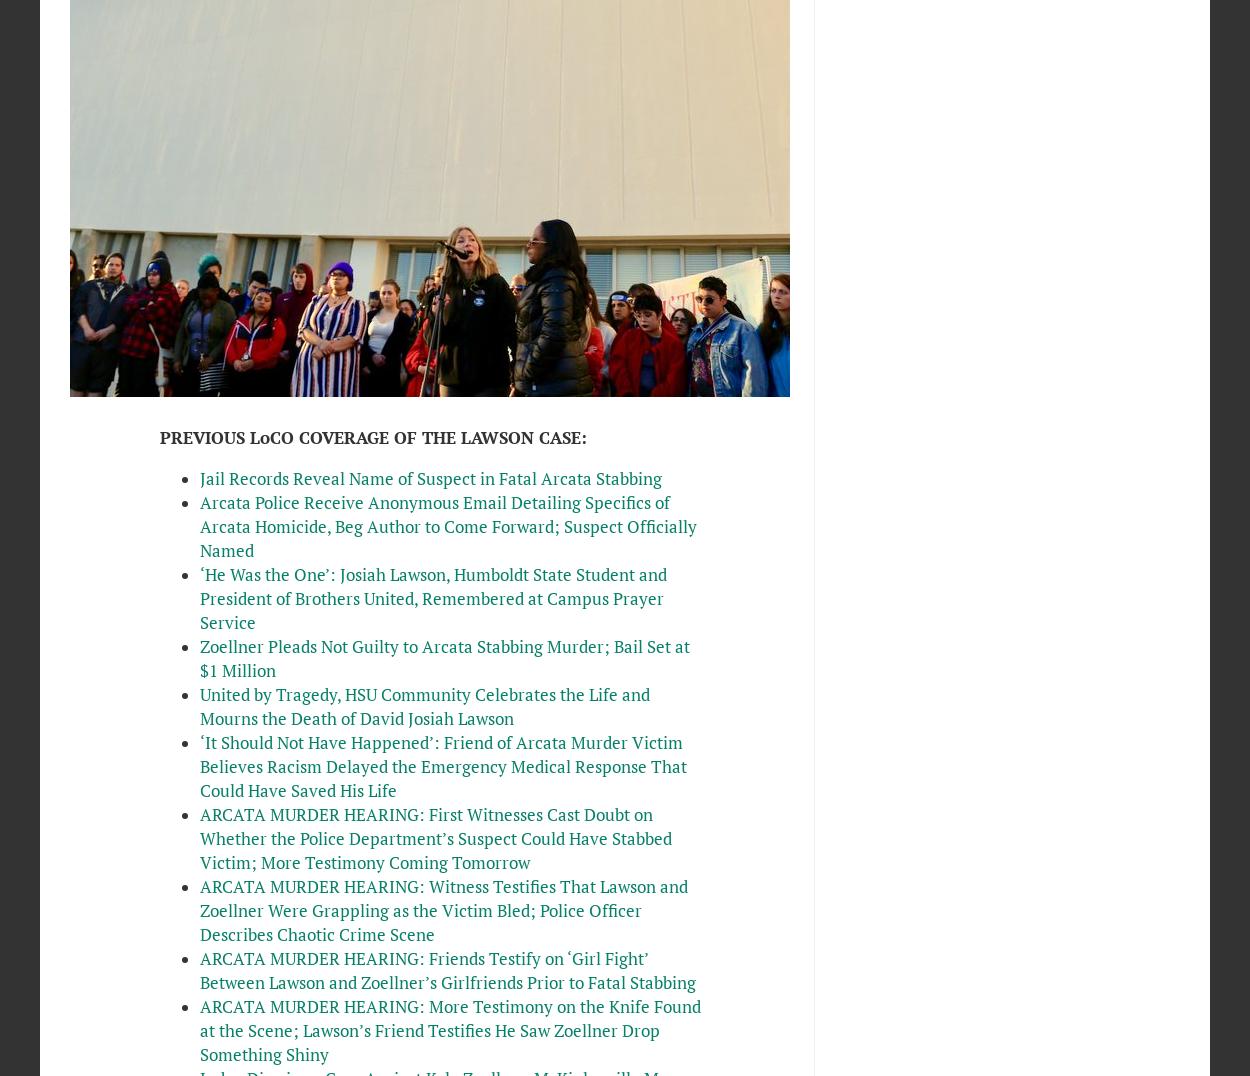  Describe the element at coordinates (448, 1028) in the screenshot. I see `'ARCATA MURDER HEARING: More Testimony on the Knife Found at the Scene; Lawson’s Friend Testifies He Saw Zoellner Drop Something Shiny'` at that location.